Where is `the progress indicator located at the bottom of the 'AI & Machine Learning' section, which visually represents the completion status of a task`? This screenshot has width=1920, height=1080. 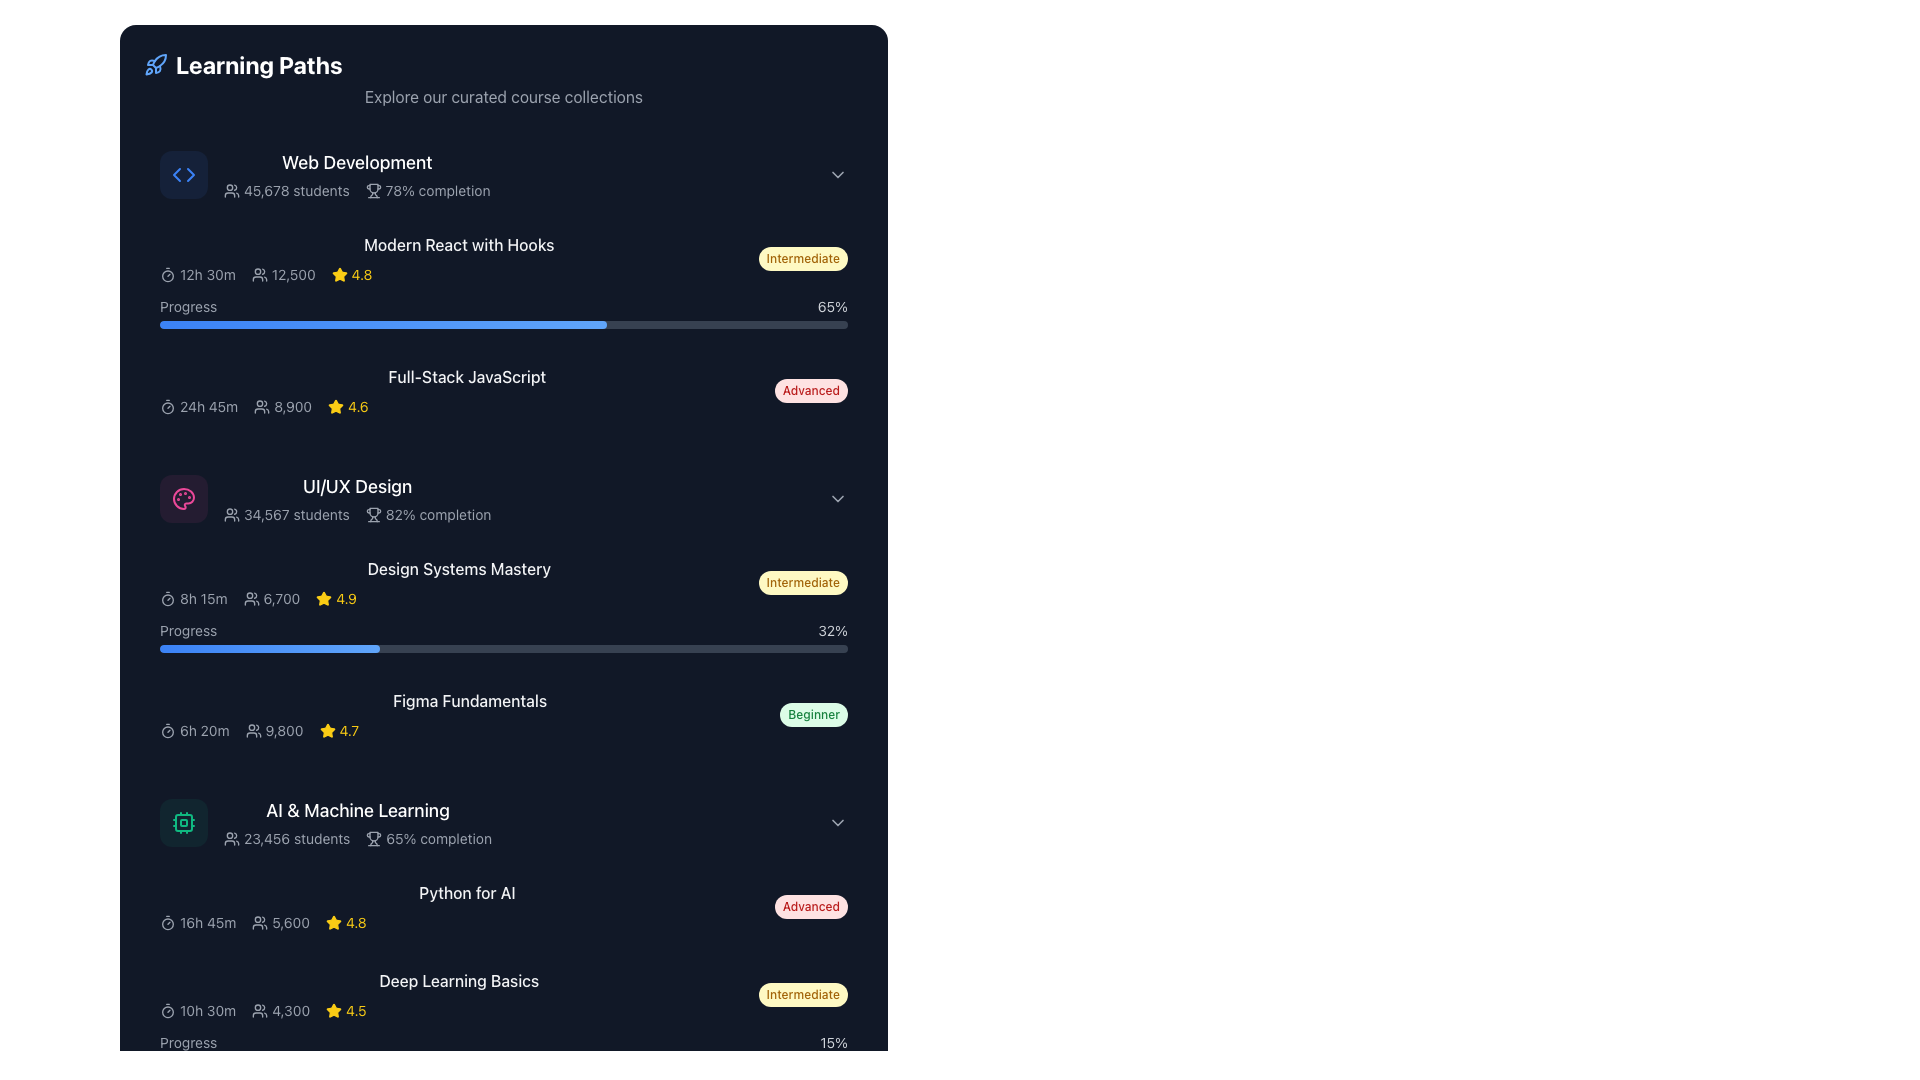
the progress indicator located at the bottom of the 'AI & Machine Learning' section, which visually represents the completion status of a task is located at coordinates (211, 1059).